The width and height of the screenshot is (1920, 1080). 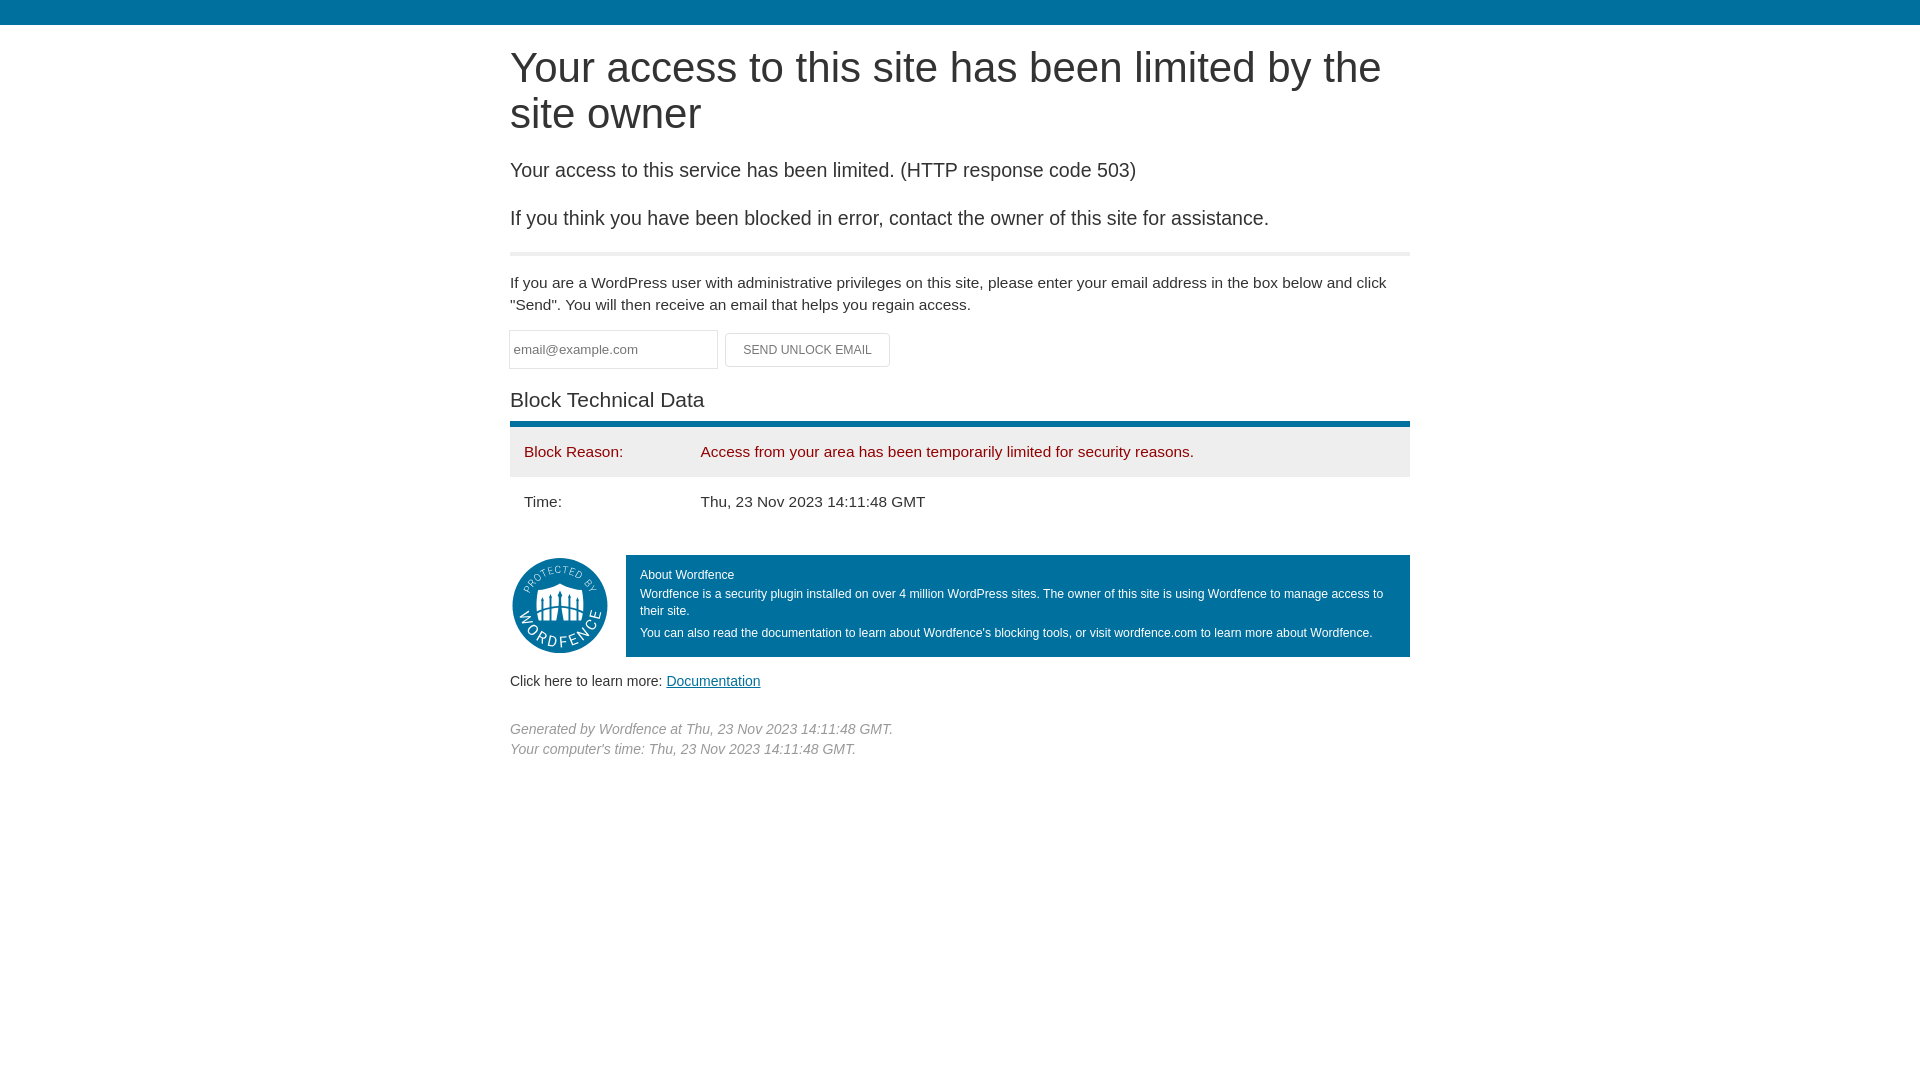 I want to click on 'Send Unlock Email', so click(x=807, y=349).